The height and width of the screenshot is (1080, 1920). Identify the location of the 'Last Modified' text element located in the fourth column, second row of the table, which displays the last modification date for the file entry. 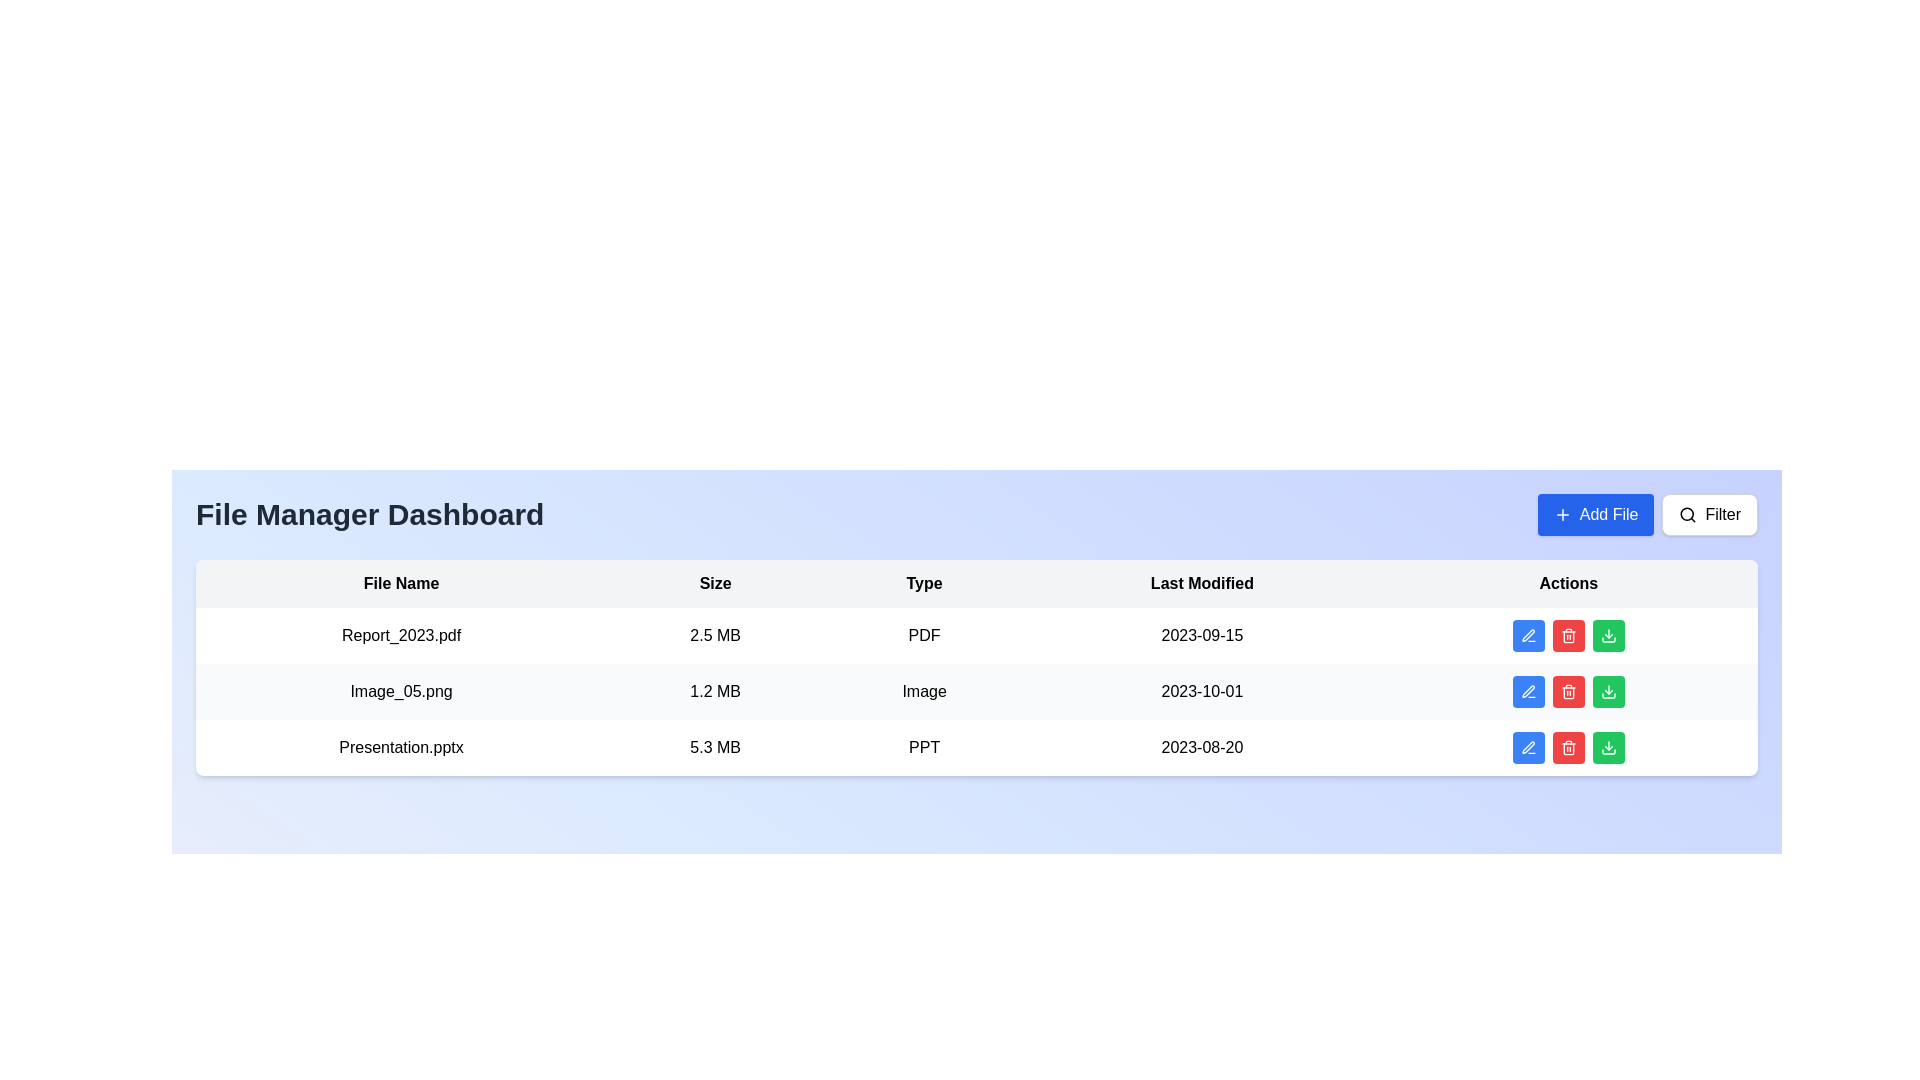
(1201, 690).